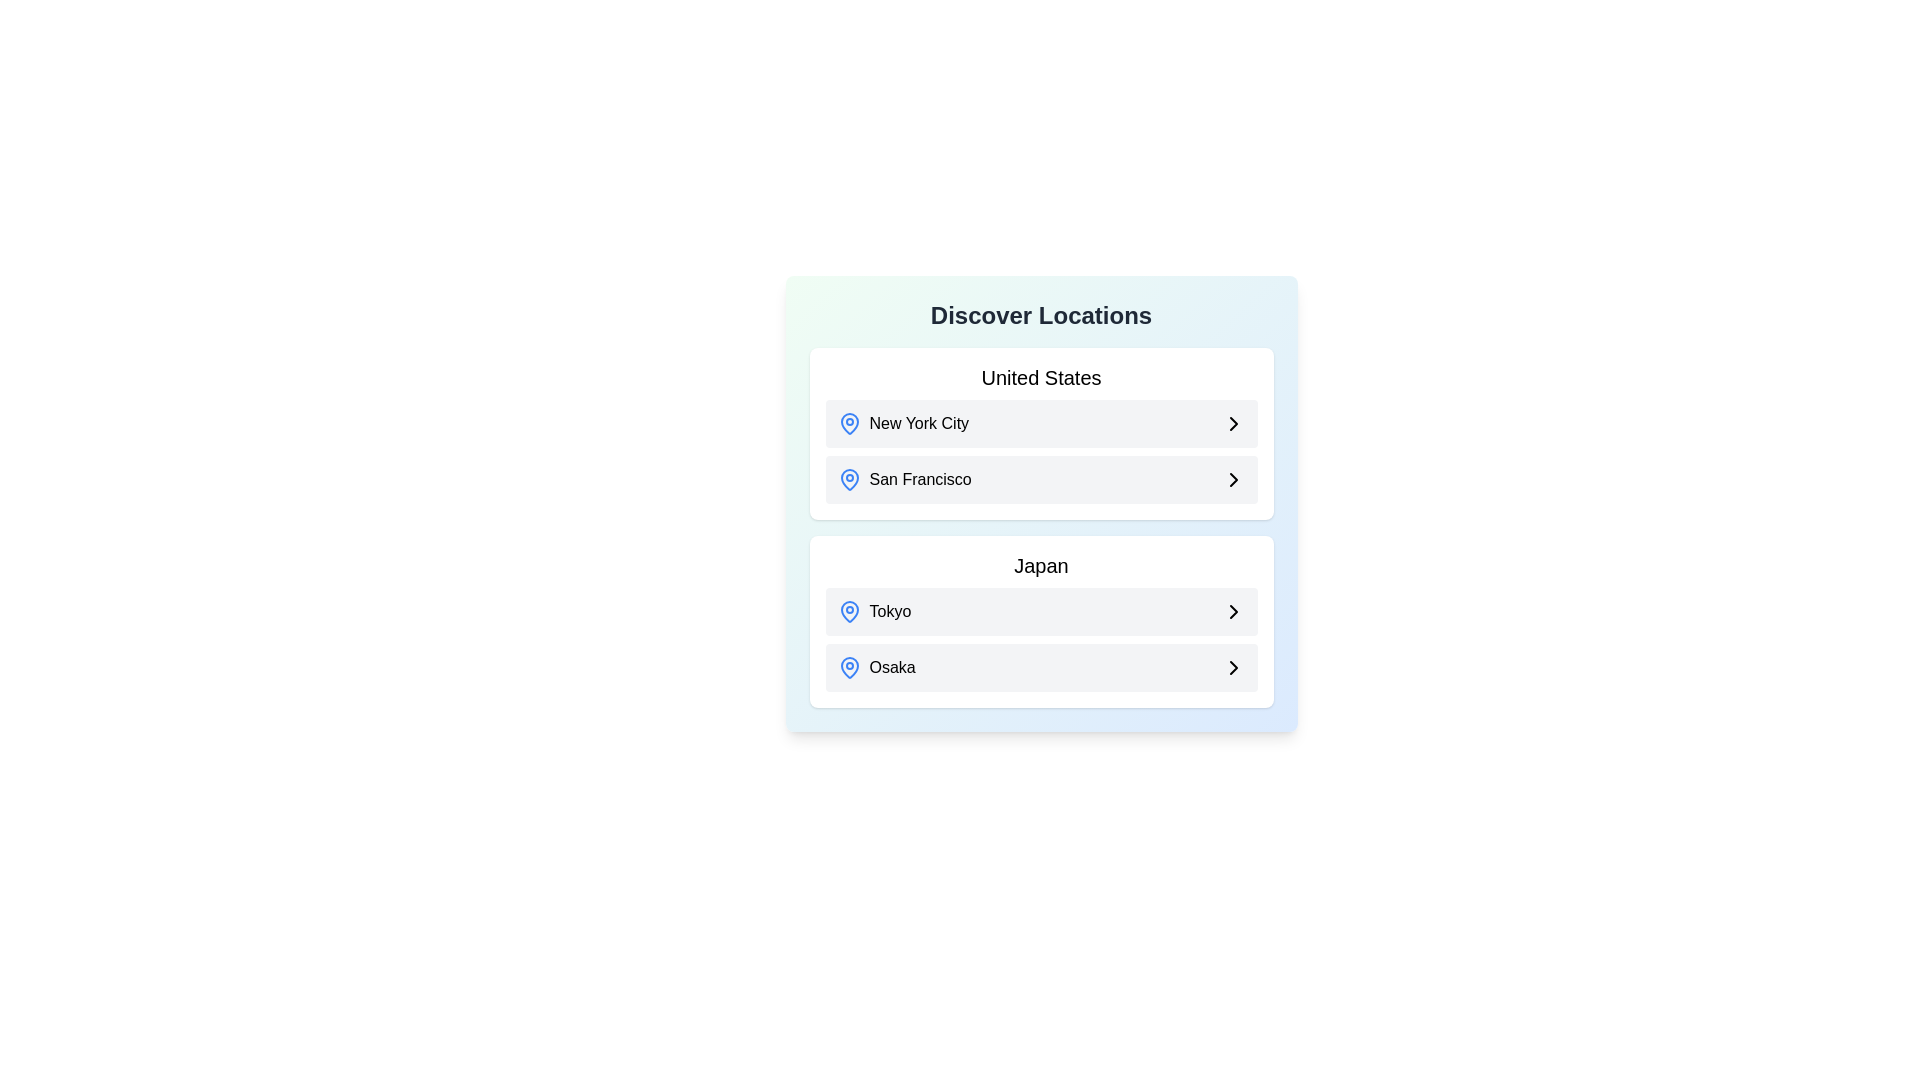  Describe the element at coordinates (1232, 611) in the screenshot. I see `the rightmost icon in the 'Tokyo' row within the 'Japan' section` at that location.